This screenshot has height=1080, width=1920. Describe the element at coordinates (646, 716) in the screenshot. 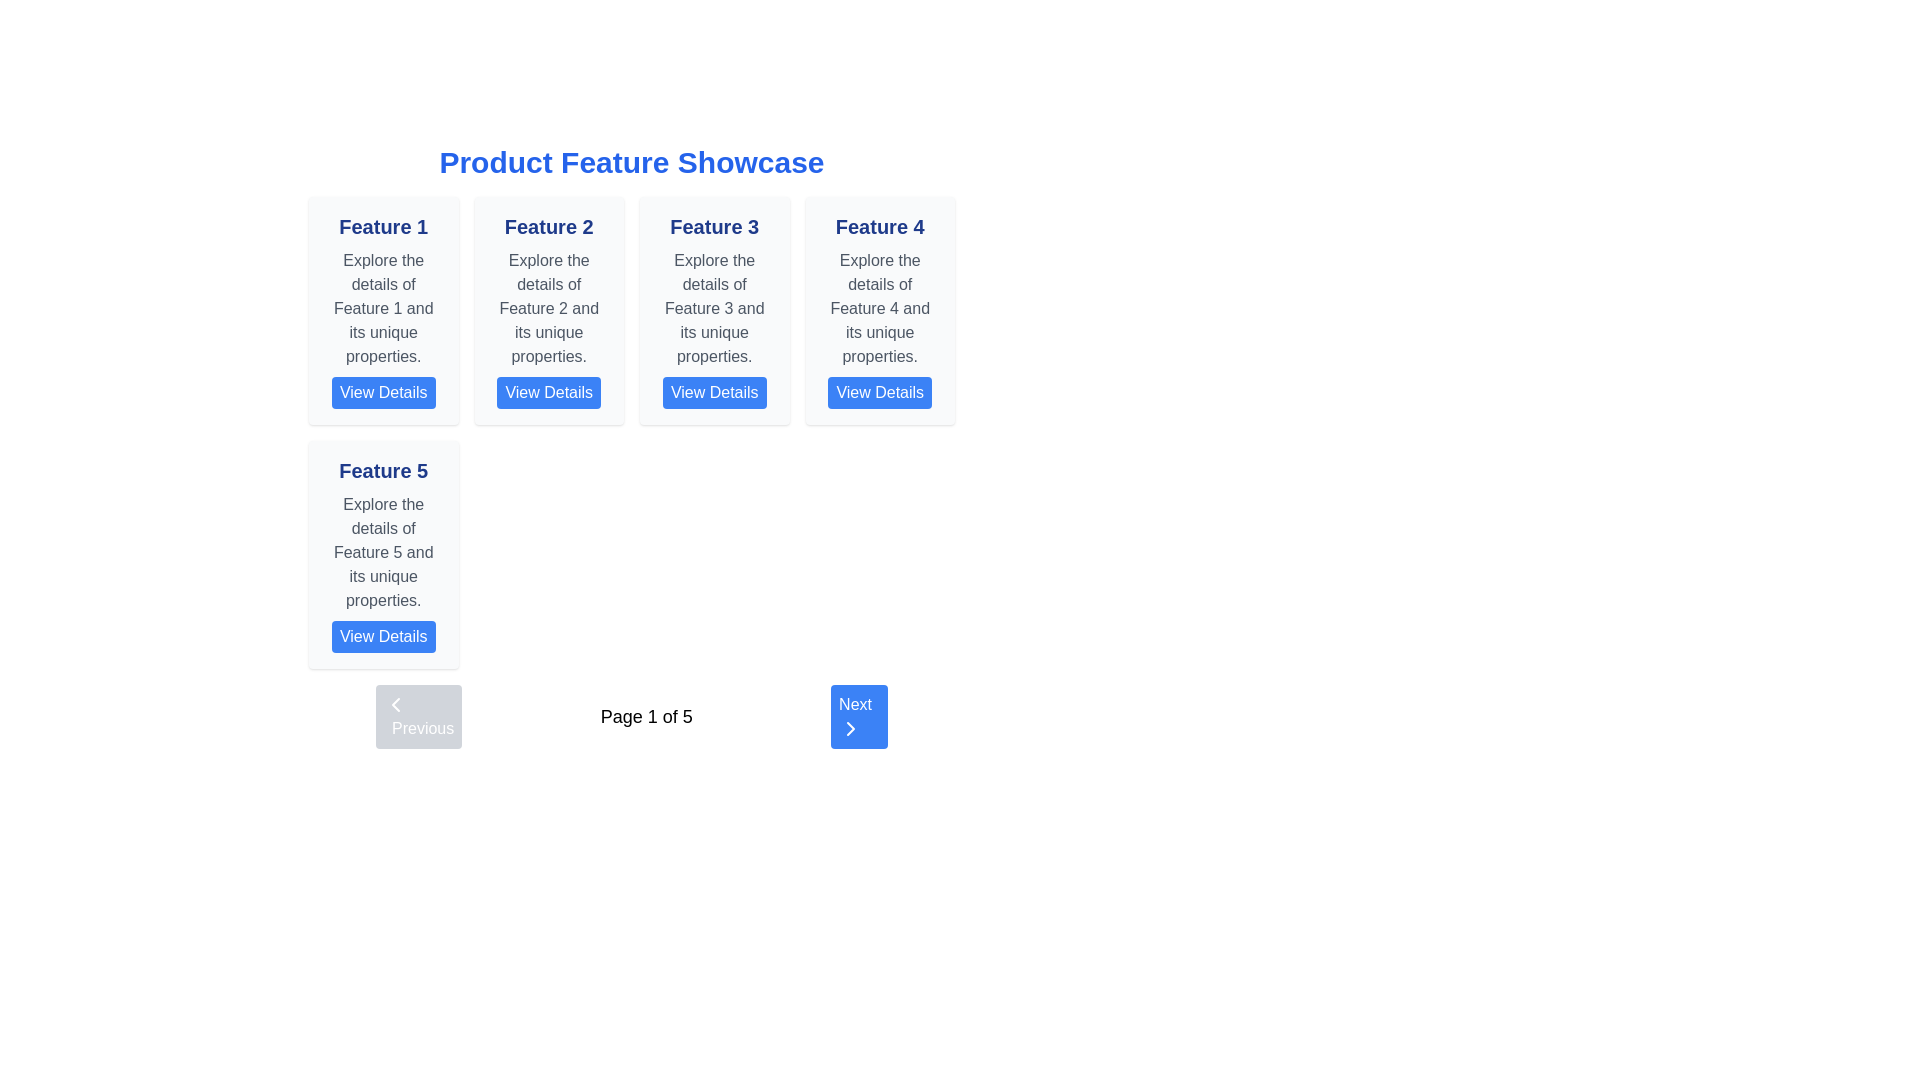

I see `the textual indicator reading 'Page 1 of 5' located in the bottom center of the navigation bar, positioned between the 'Previous' and 'Next' buttons` at that location.